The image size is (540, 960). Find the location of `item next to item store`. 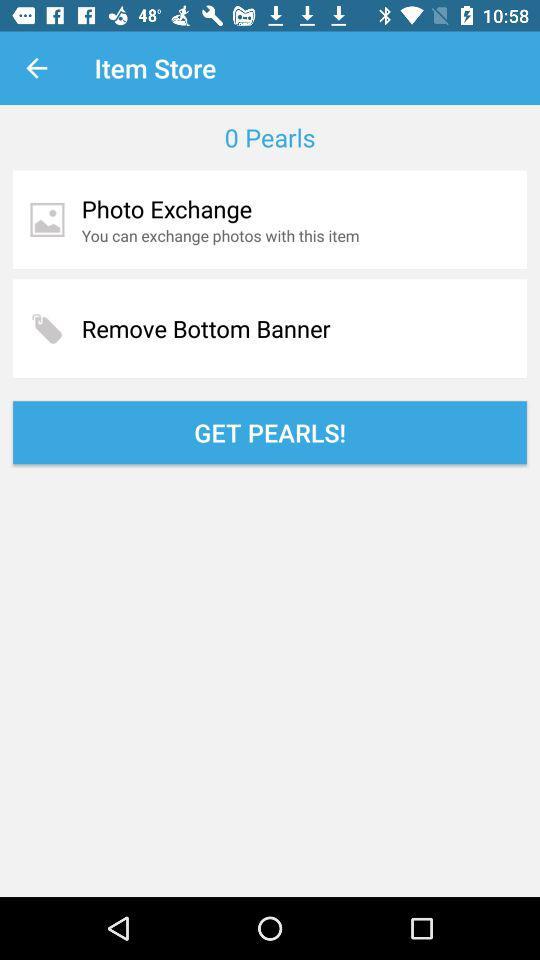

item next to item store is located at coordinates (36, 68).